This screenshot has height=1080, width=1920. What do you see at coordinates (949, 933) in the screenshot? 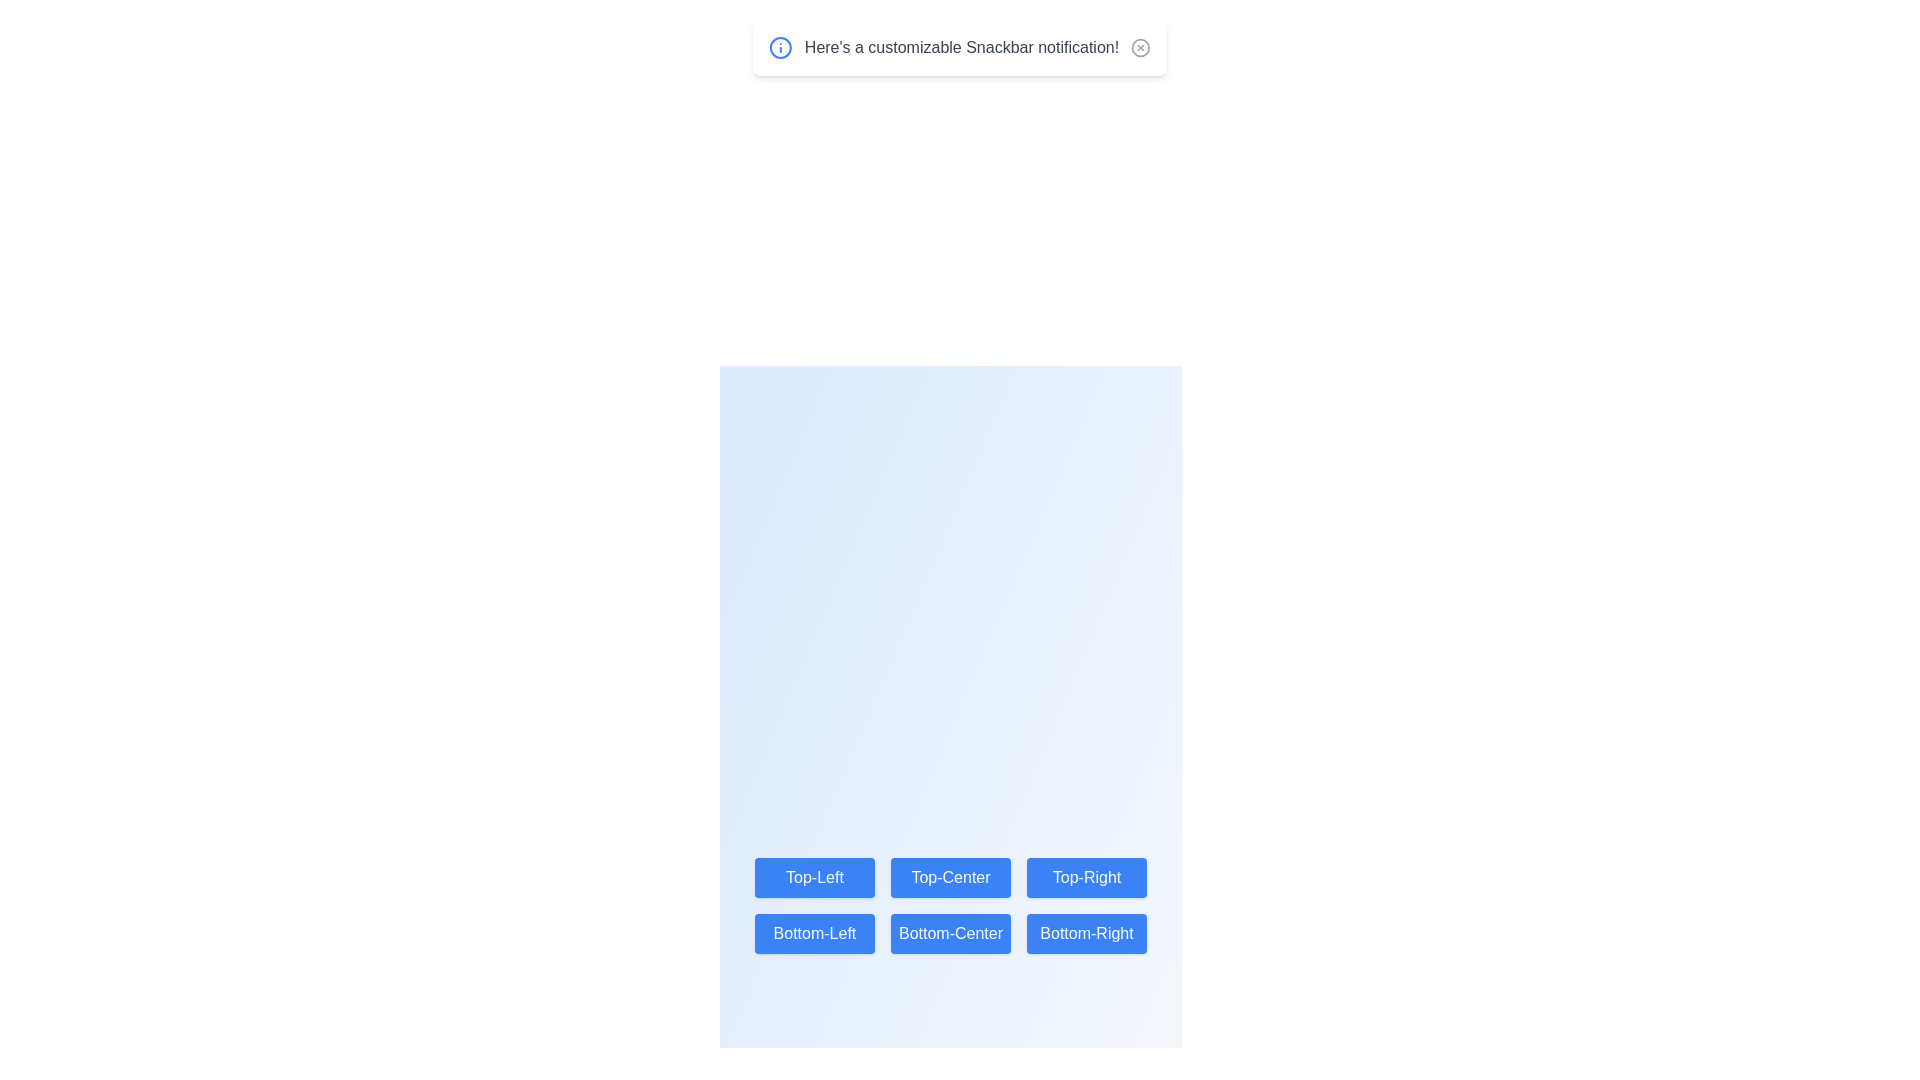
I see `the button labeled Bottom-Center to change the Snackbar position` at bounding box center [949, 933].